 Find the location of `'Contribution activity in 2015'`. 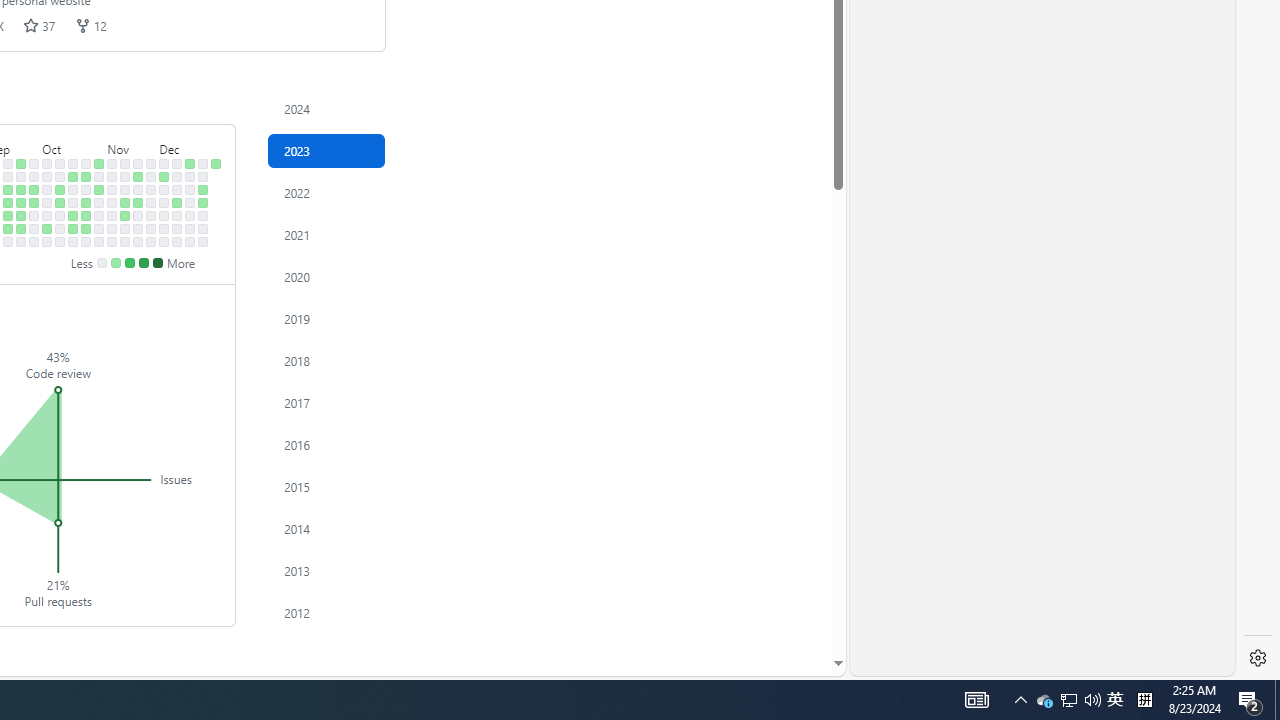

'Contribution activity in 2015' is located at coordinates (327, 486).